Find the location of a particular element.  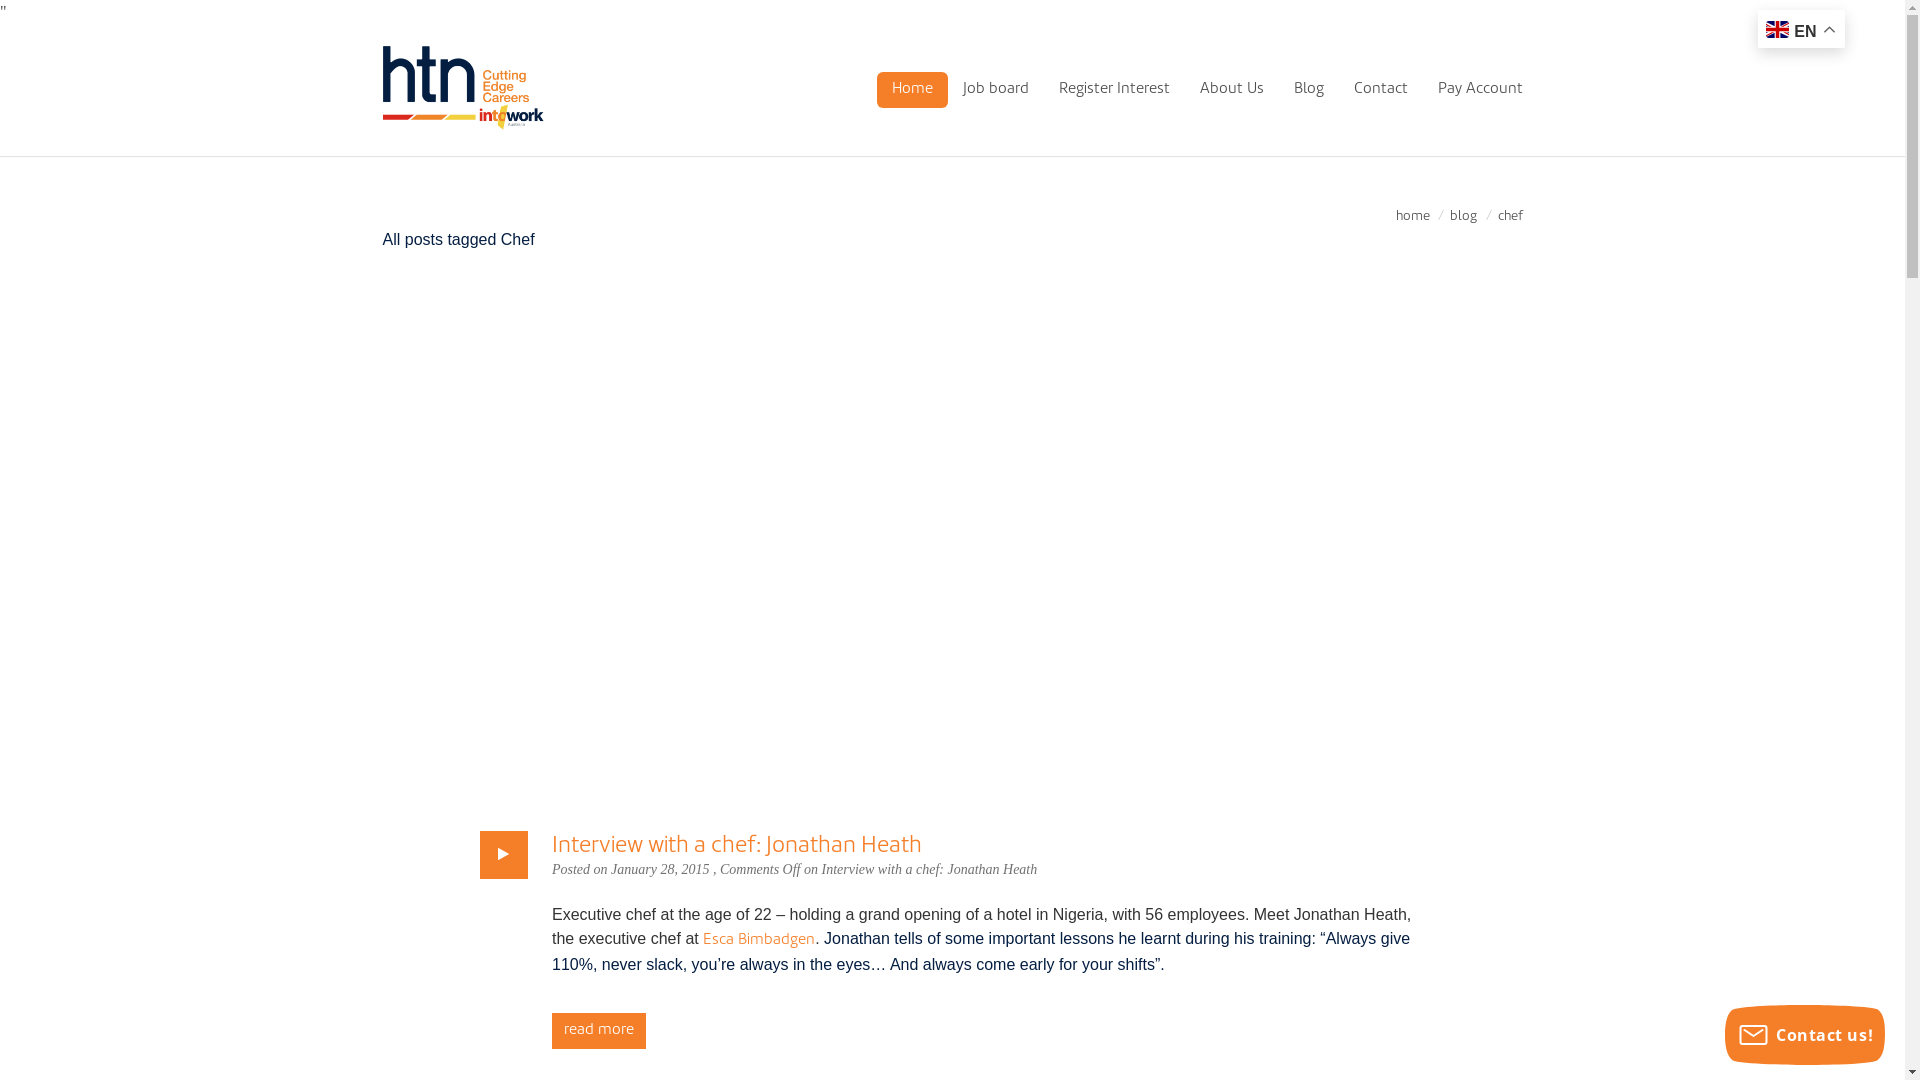

'Job board' is located at coordinates (996, 88).